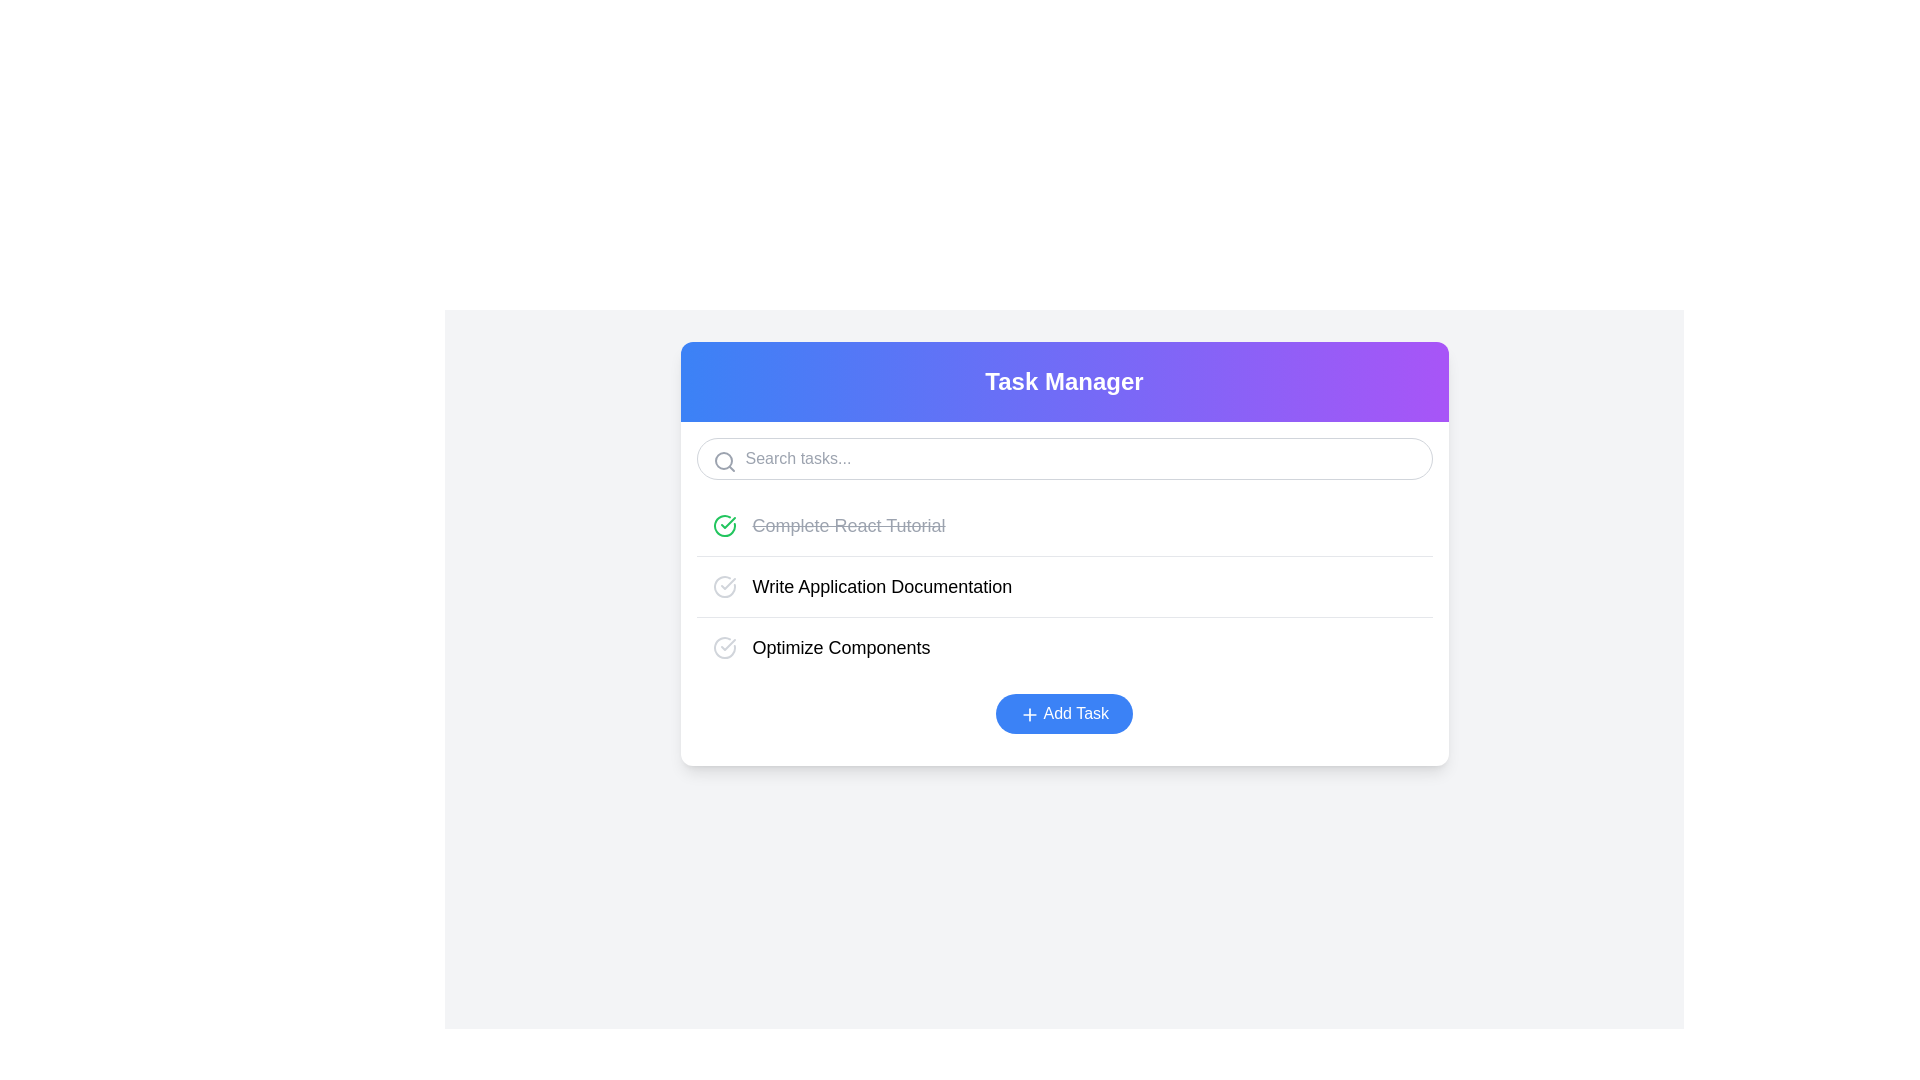 This screenshot has width=1920, height=1080. I want to click on the green checkmark icon that indicates the completion of the 'Complete React Tutorial' task, so click(723, 524).